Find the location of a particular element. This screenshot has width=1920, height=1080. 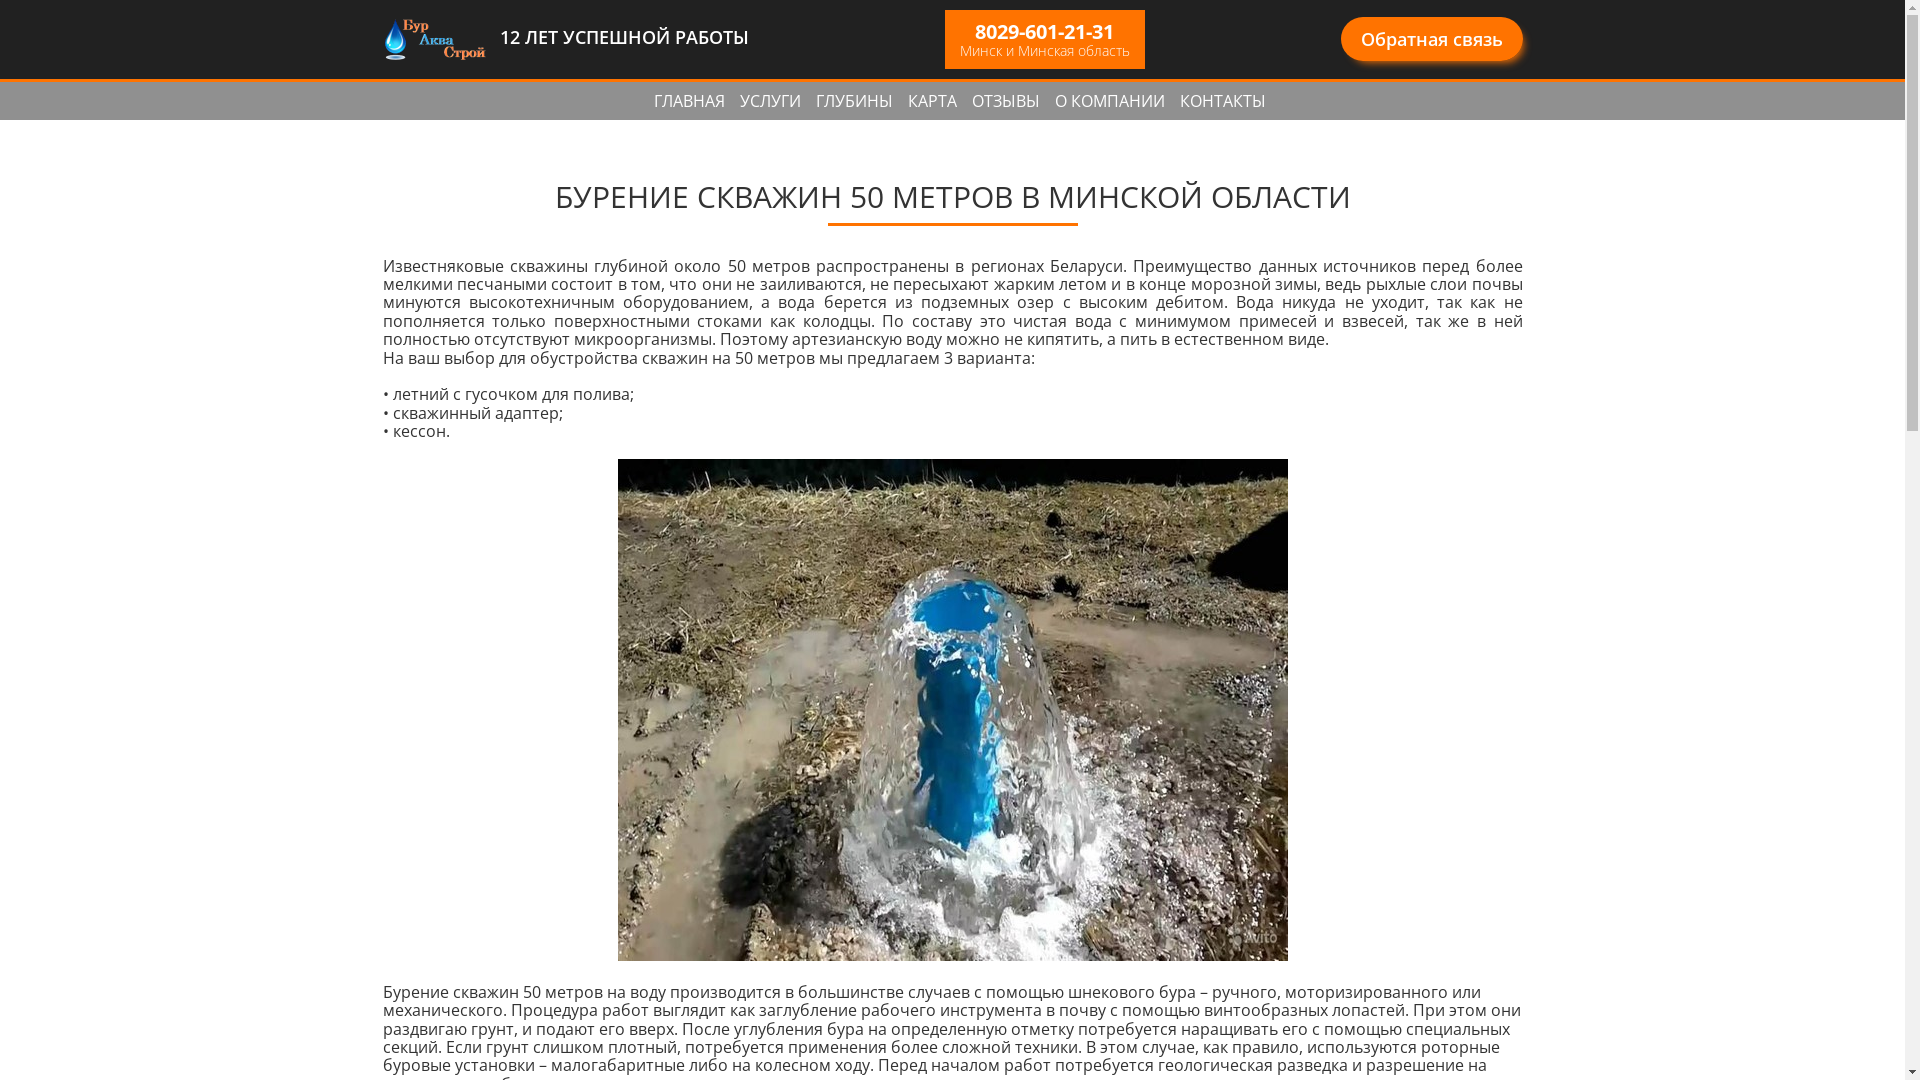

'8029-601-21-31' is located at coordinates (1043, 31).